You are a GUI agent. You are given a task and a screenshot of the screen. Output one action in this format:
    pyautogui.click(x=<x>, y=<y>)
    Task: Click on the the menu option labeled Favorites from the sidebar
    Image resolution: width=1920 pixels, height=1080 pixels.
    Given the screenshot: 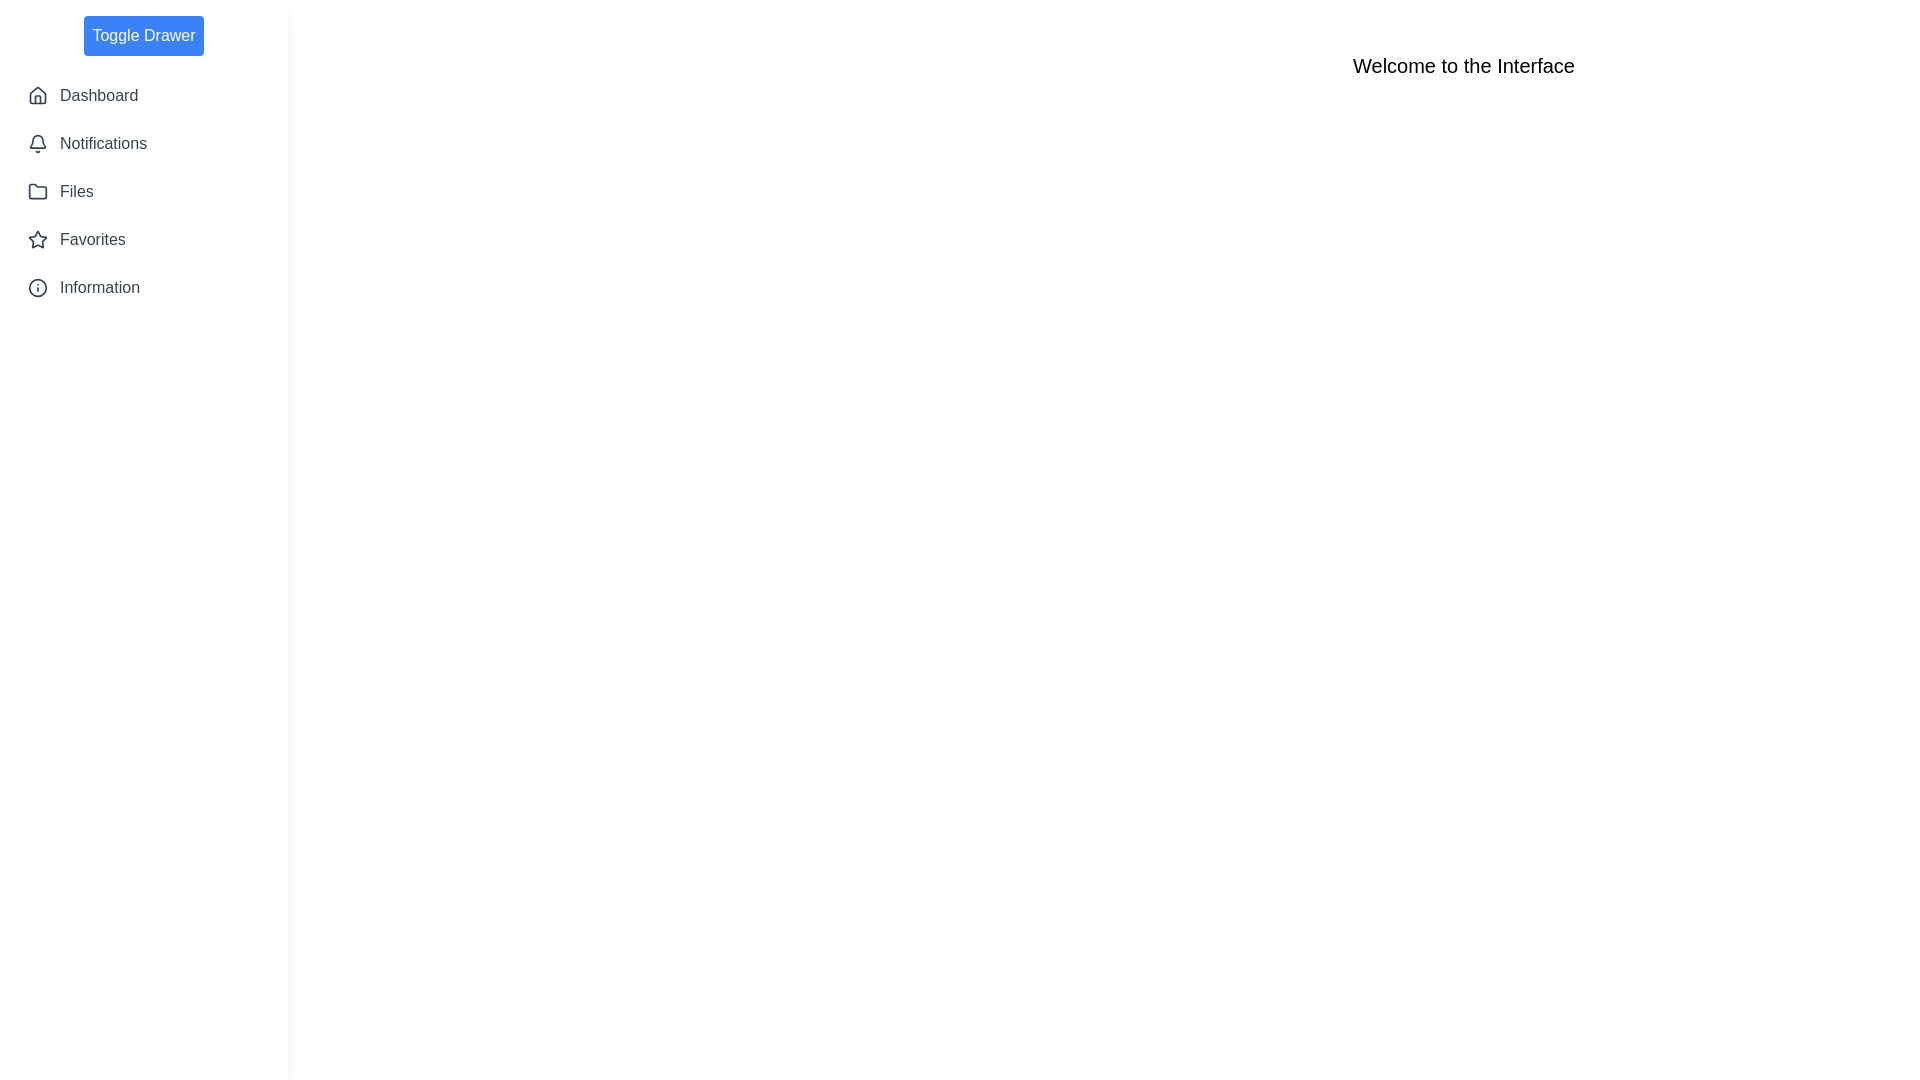 What is the action you would take?
    pyautogui.click(x=143, y=238)
    